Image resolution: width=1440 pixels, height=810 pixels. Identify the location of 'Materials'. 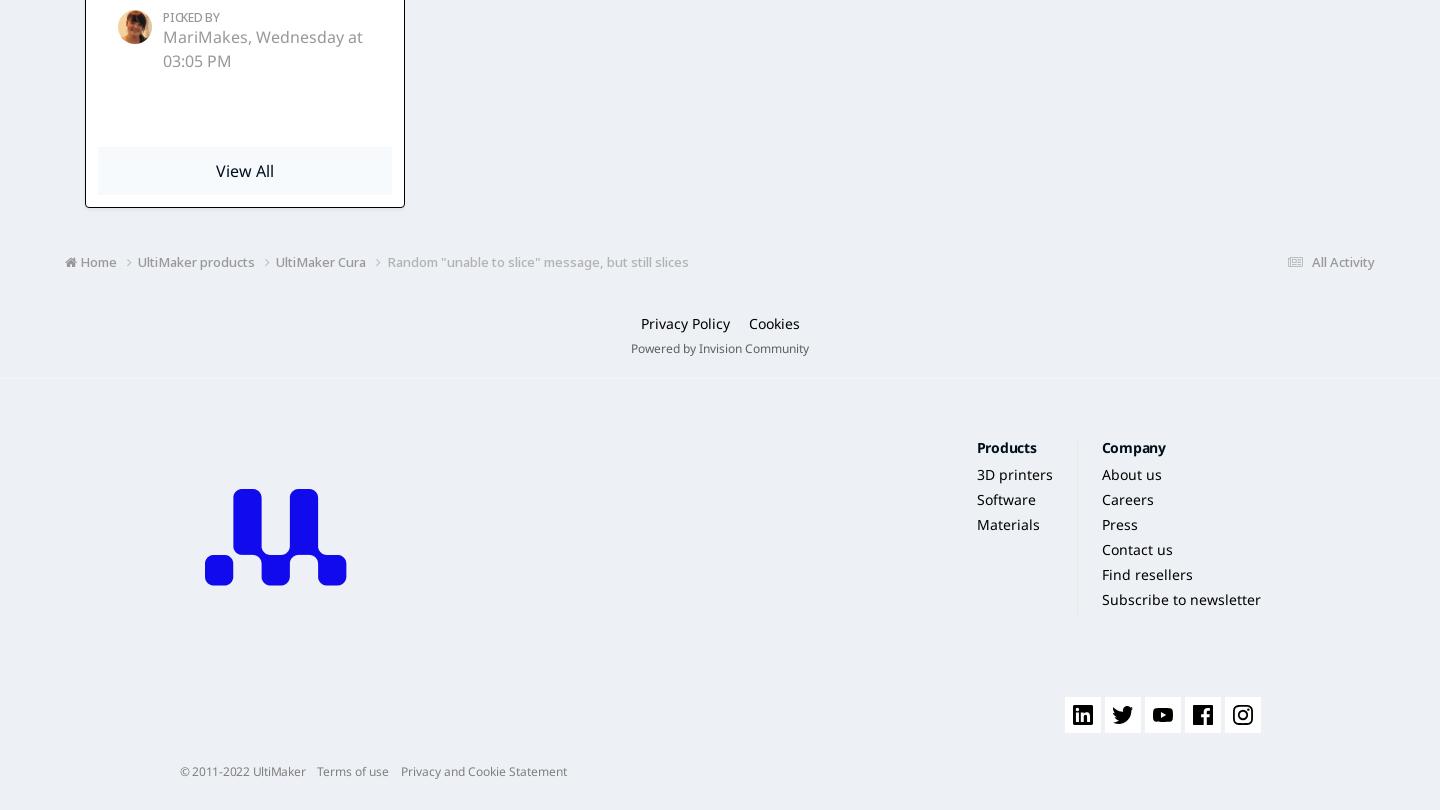
(1006, 524).